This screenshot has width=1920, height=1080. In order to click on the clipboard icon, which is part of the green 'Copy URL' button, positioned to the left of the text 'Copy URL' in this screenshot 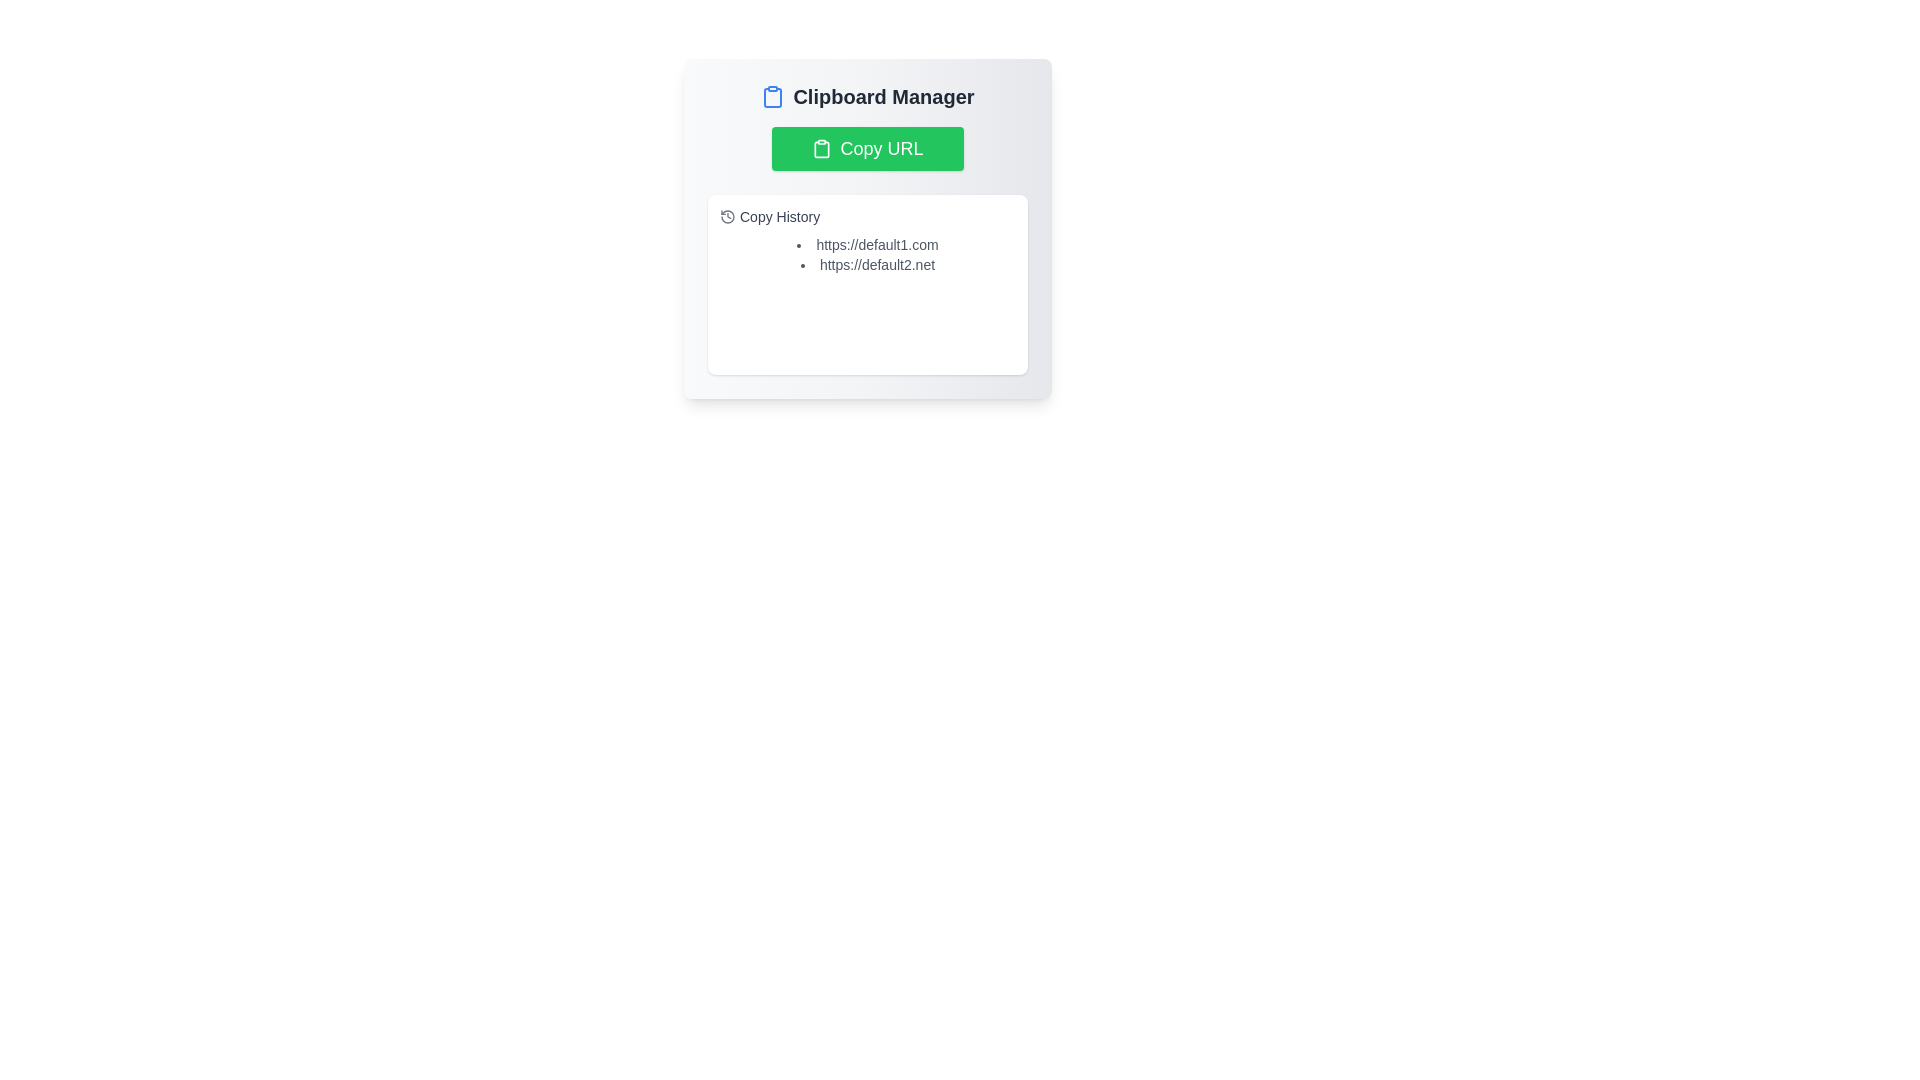, I will do `click(822, 148)`.